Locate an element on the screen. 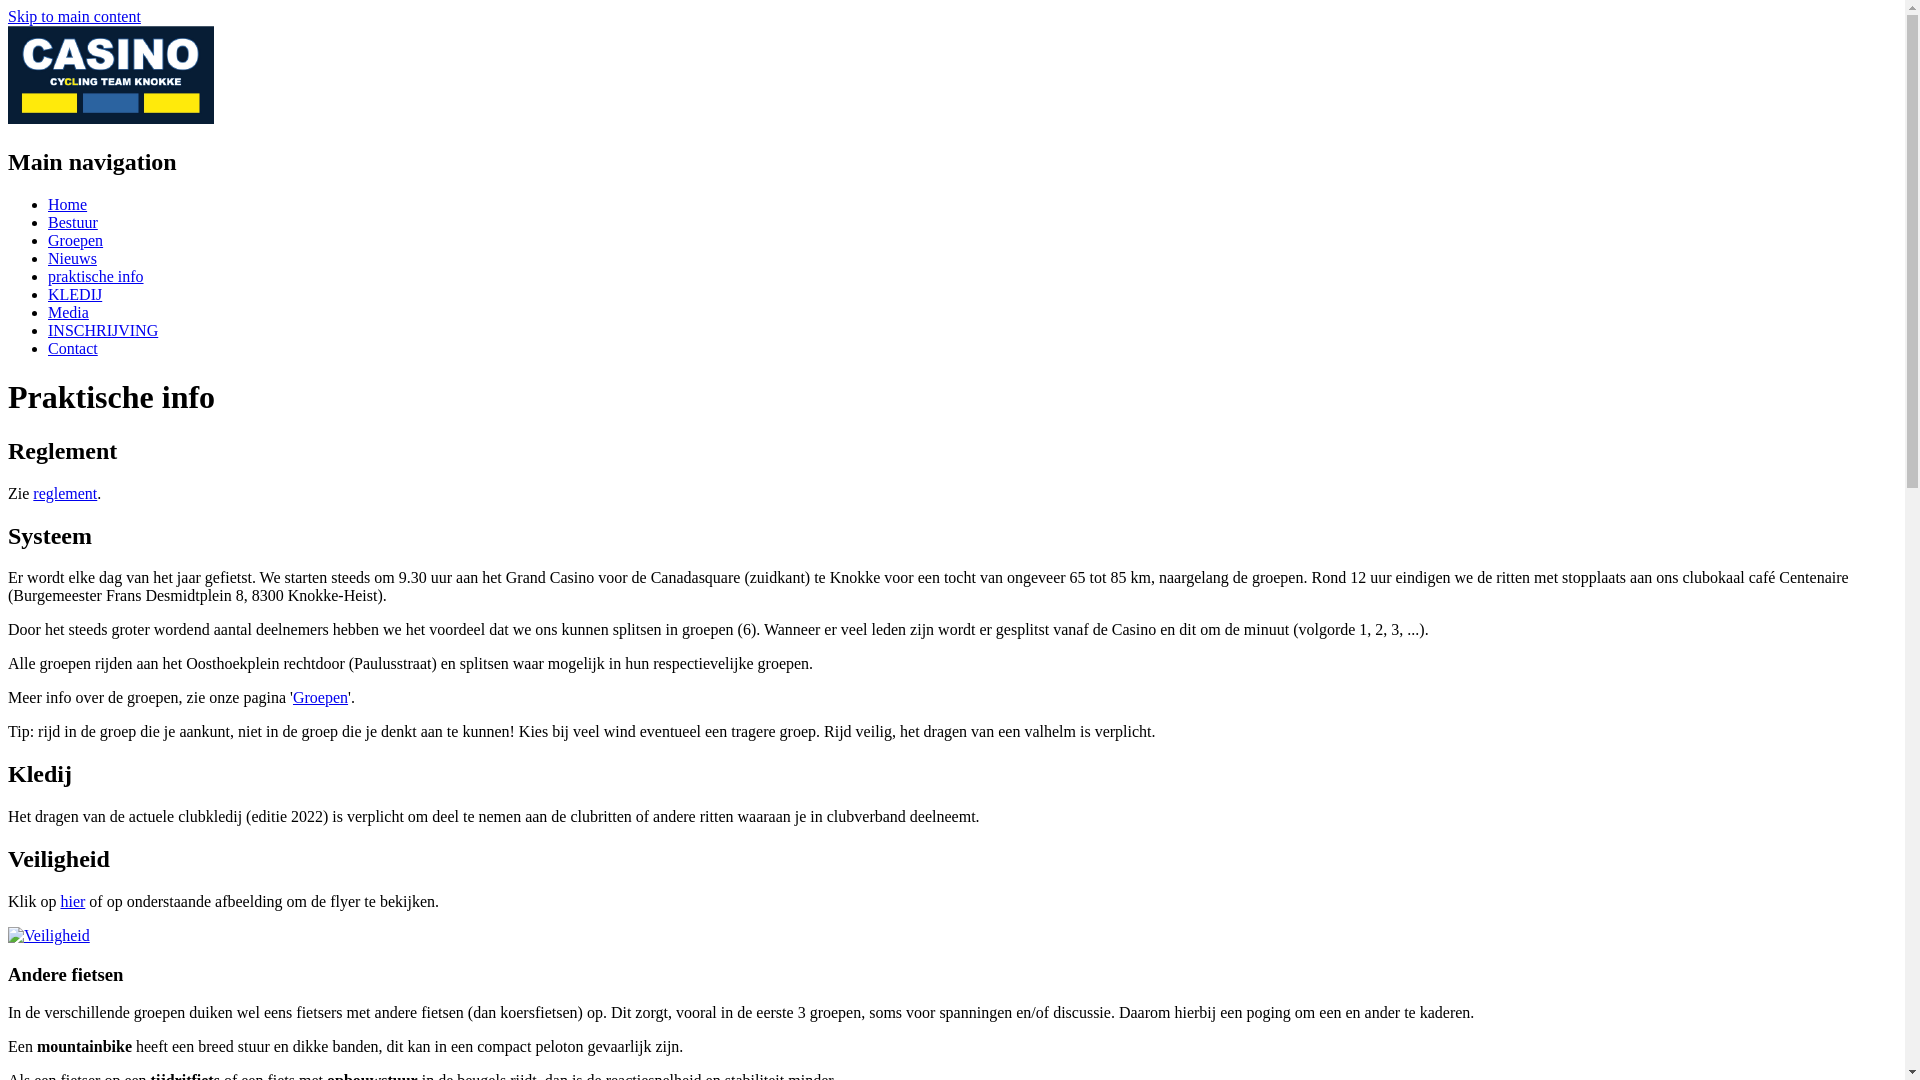 Image resolution: width=1920 pixels, height=1080 pixels. 'Media' is located at coordinates (48, 312).